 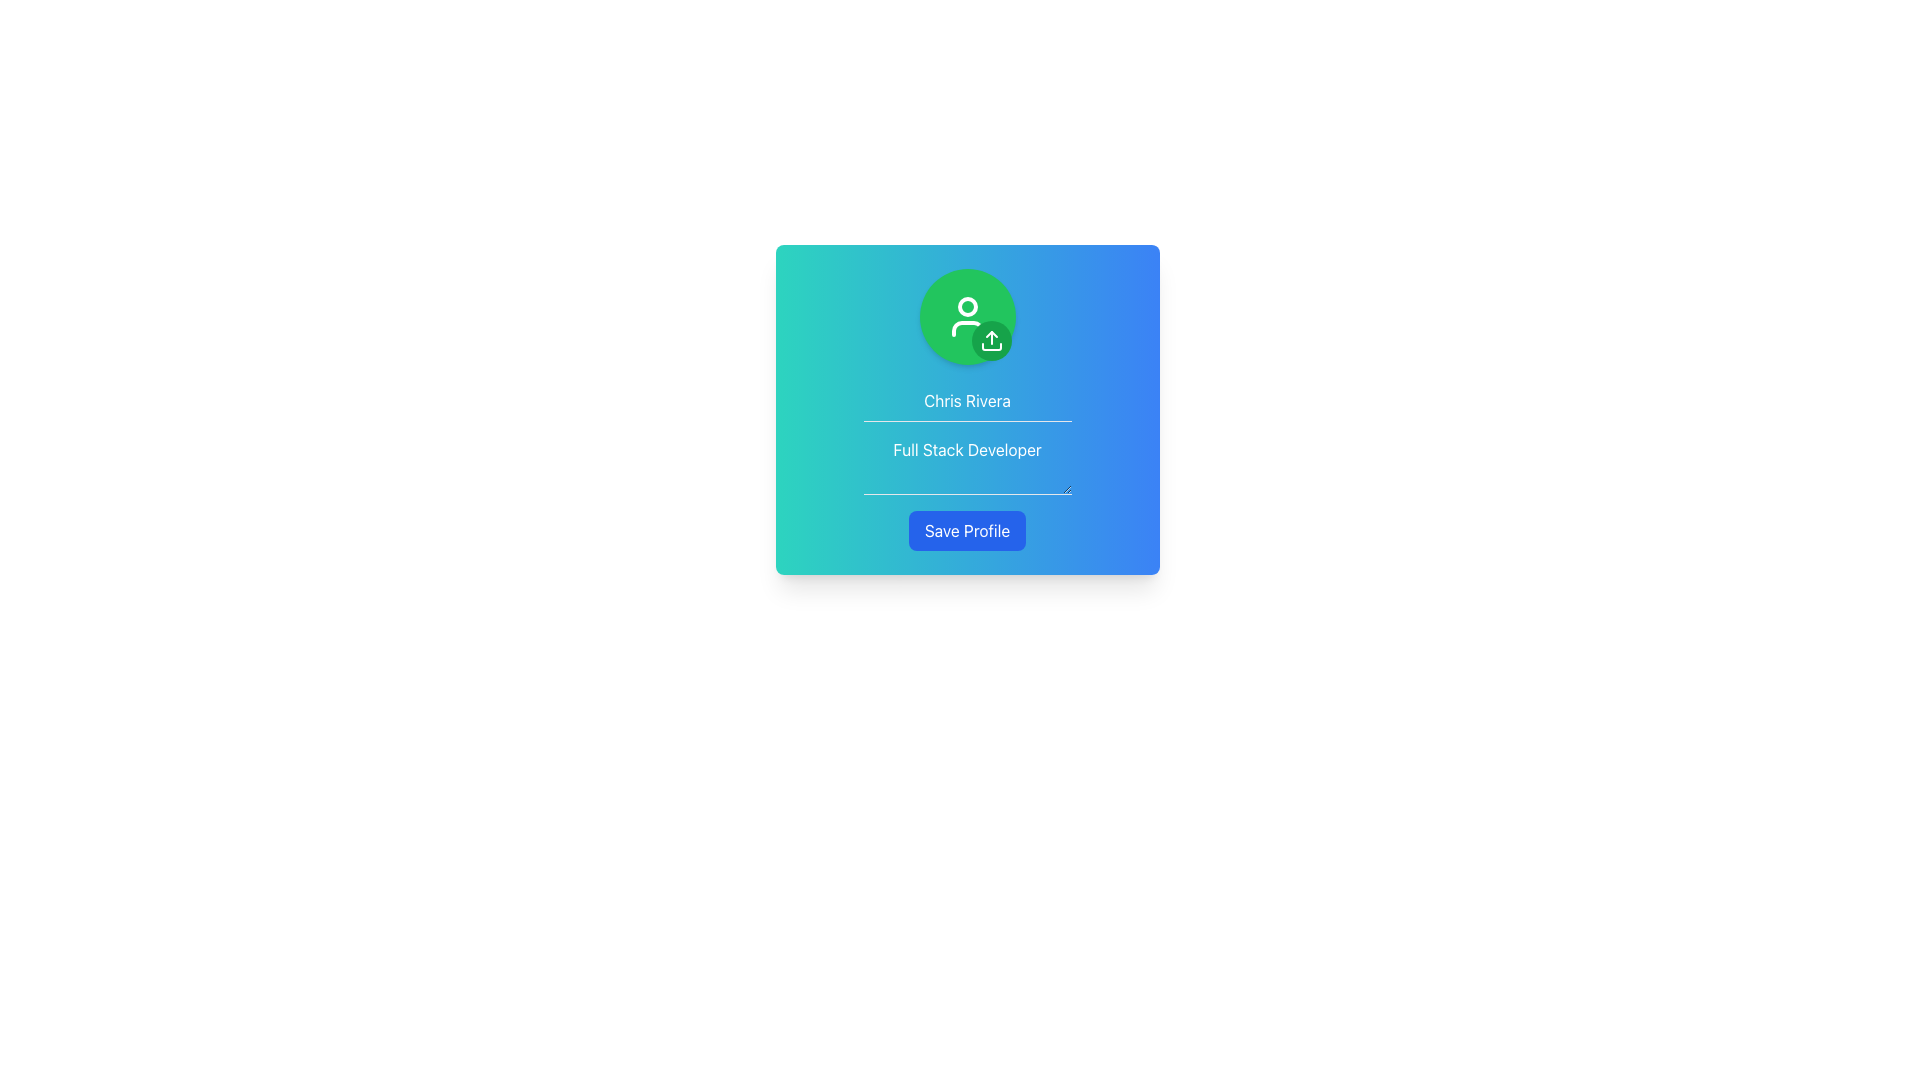 I want to click on the upload icon of the Profile Picture Element, which is located above the text 'Chris Rivera', to initiate picture upload, so click(x=967, y=315).